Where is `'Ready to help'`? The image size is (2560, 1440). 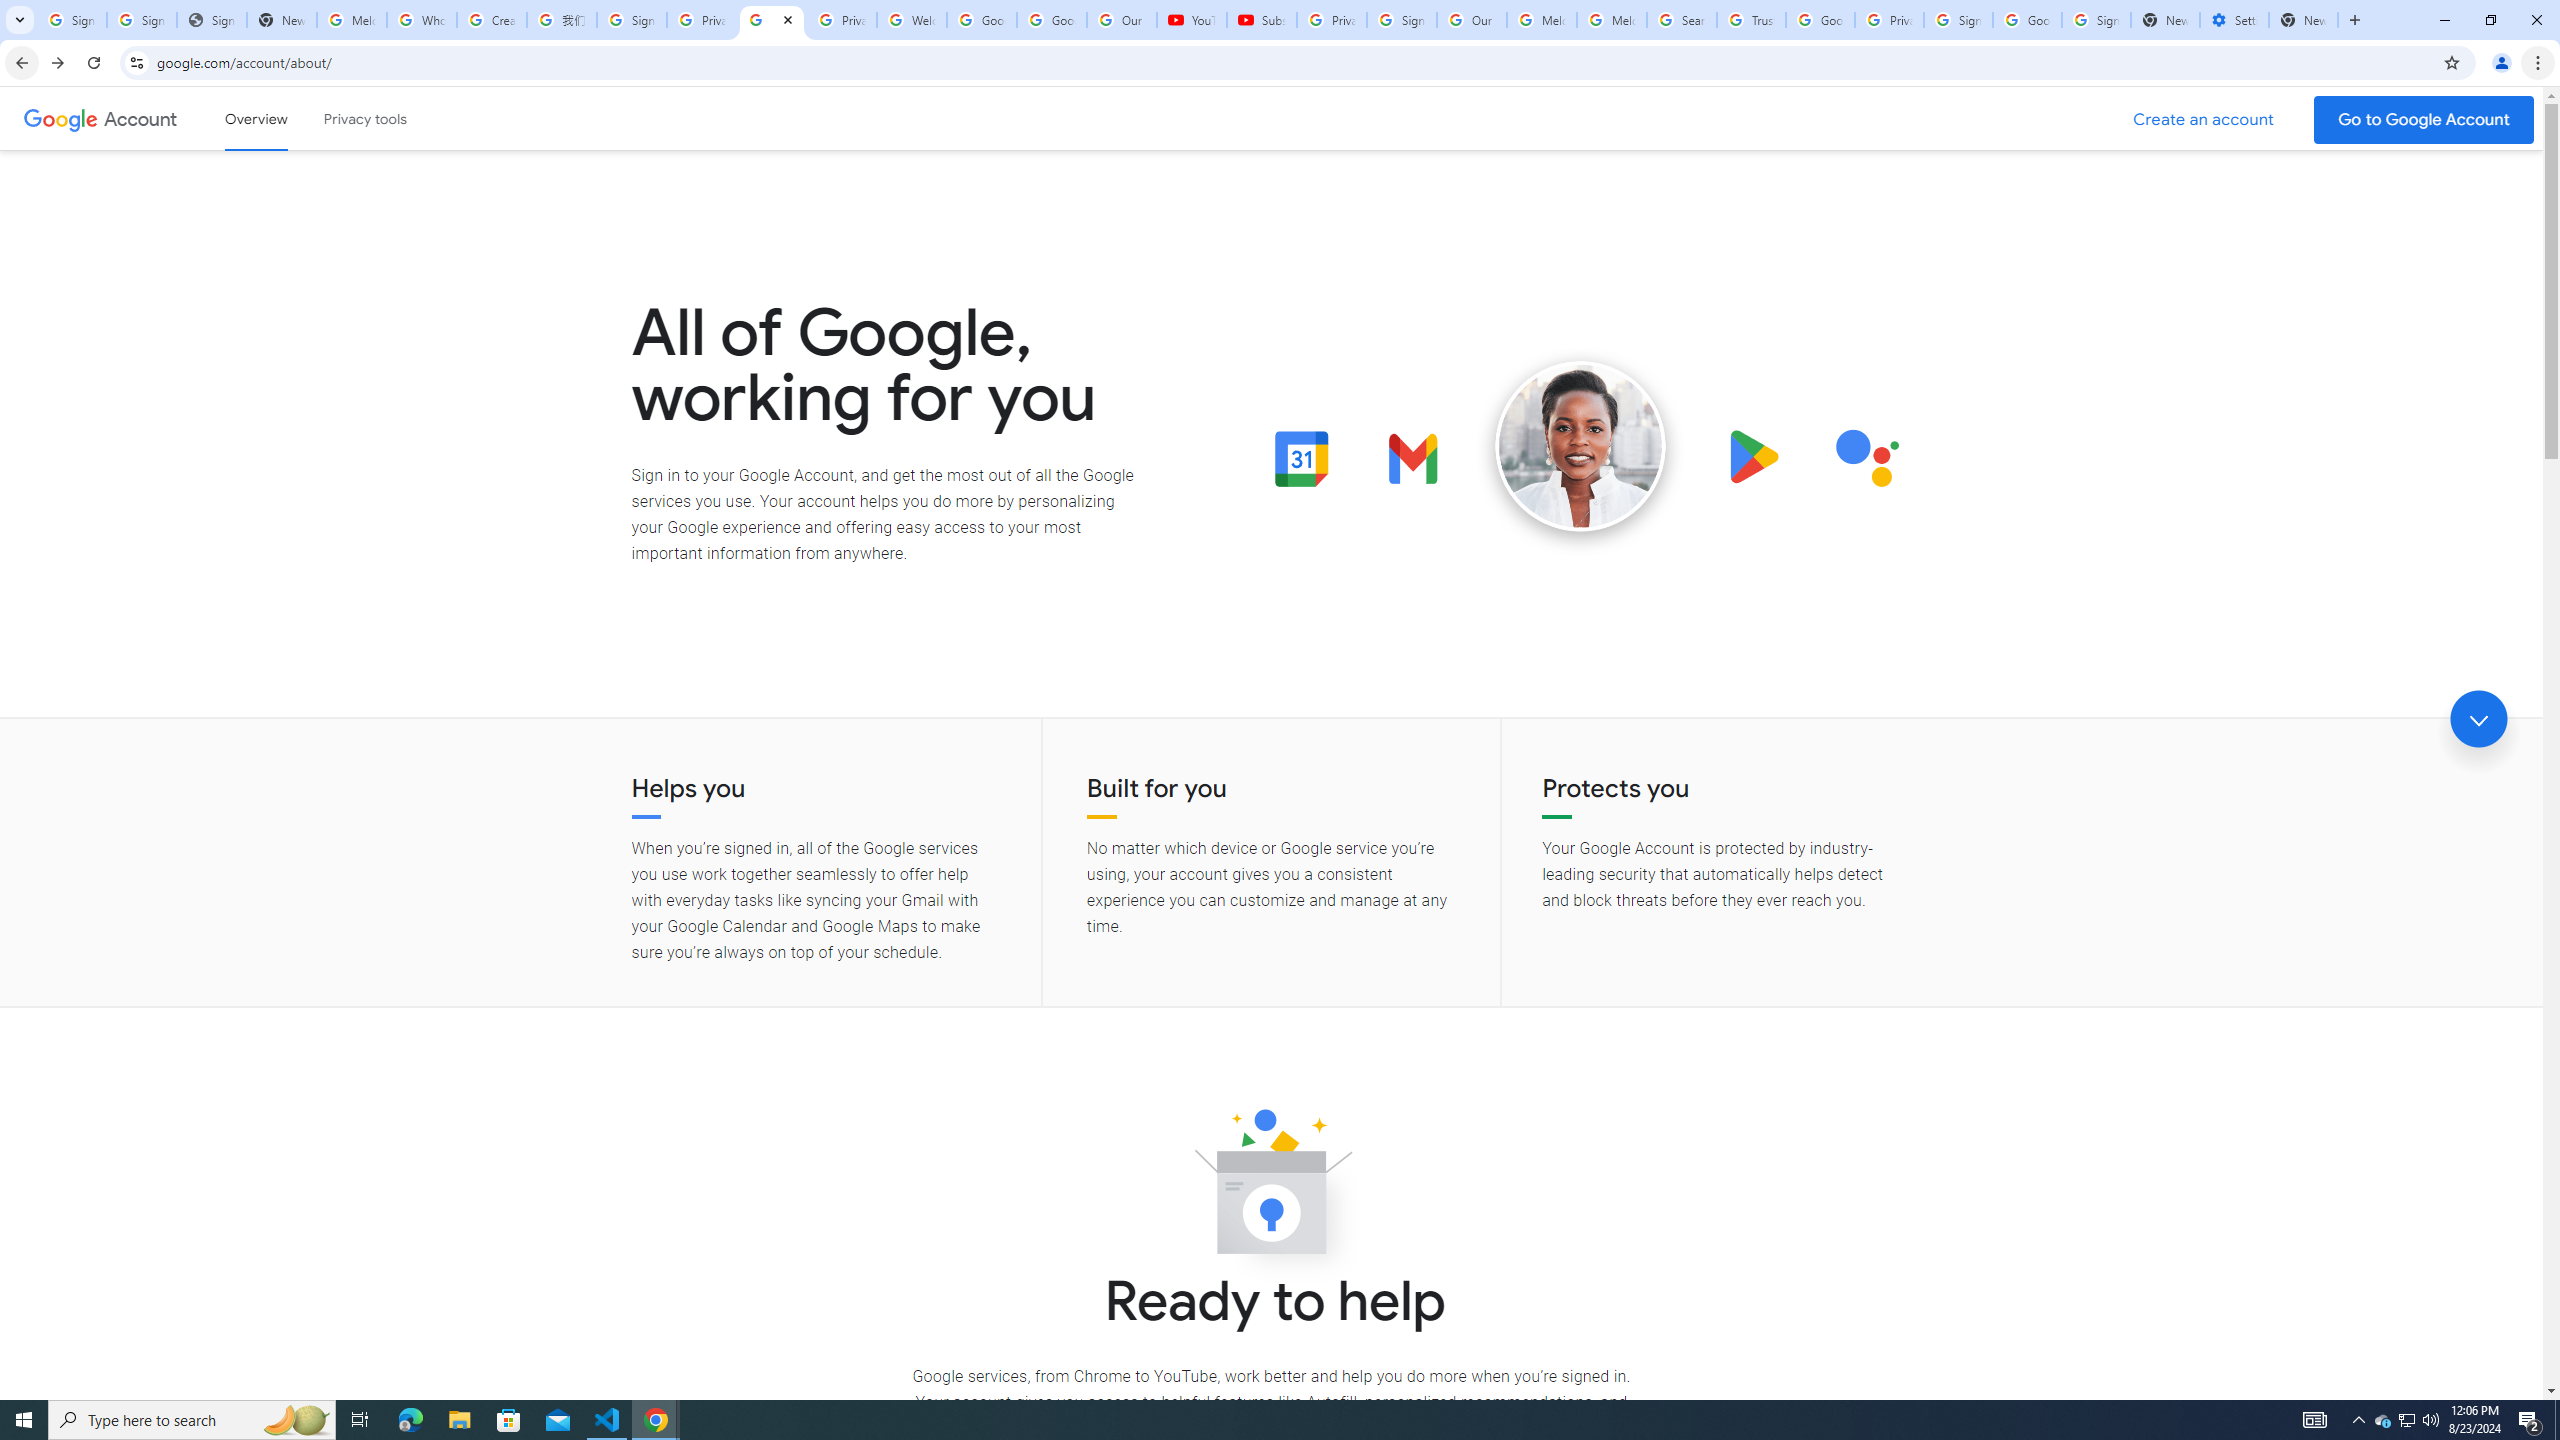 'Ready to help' is located at coordinates (1271, 1187).